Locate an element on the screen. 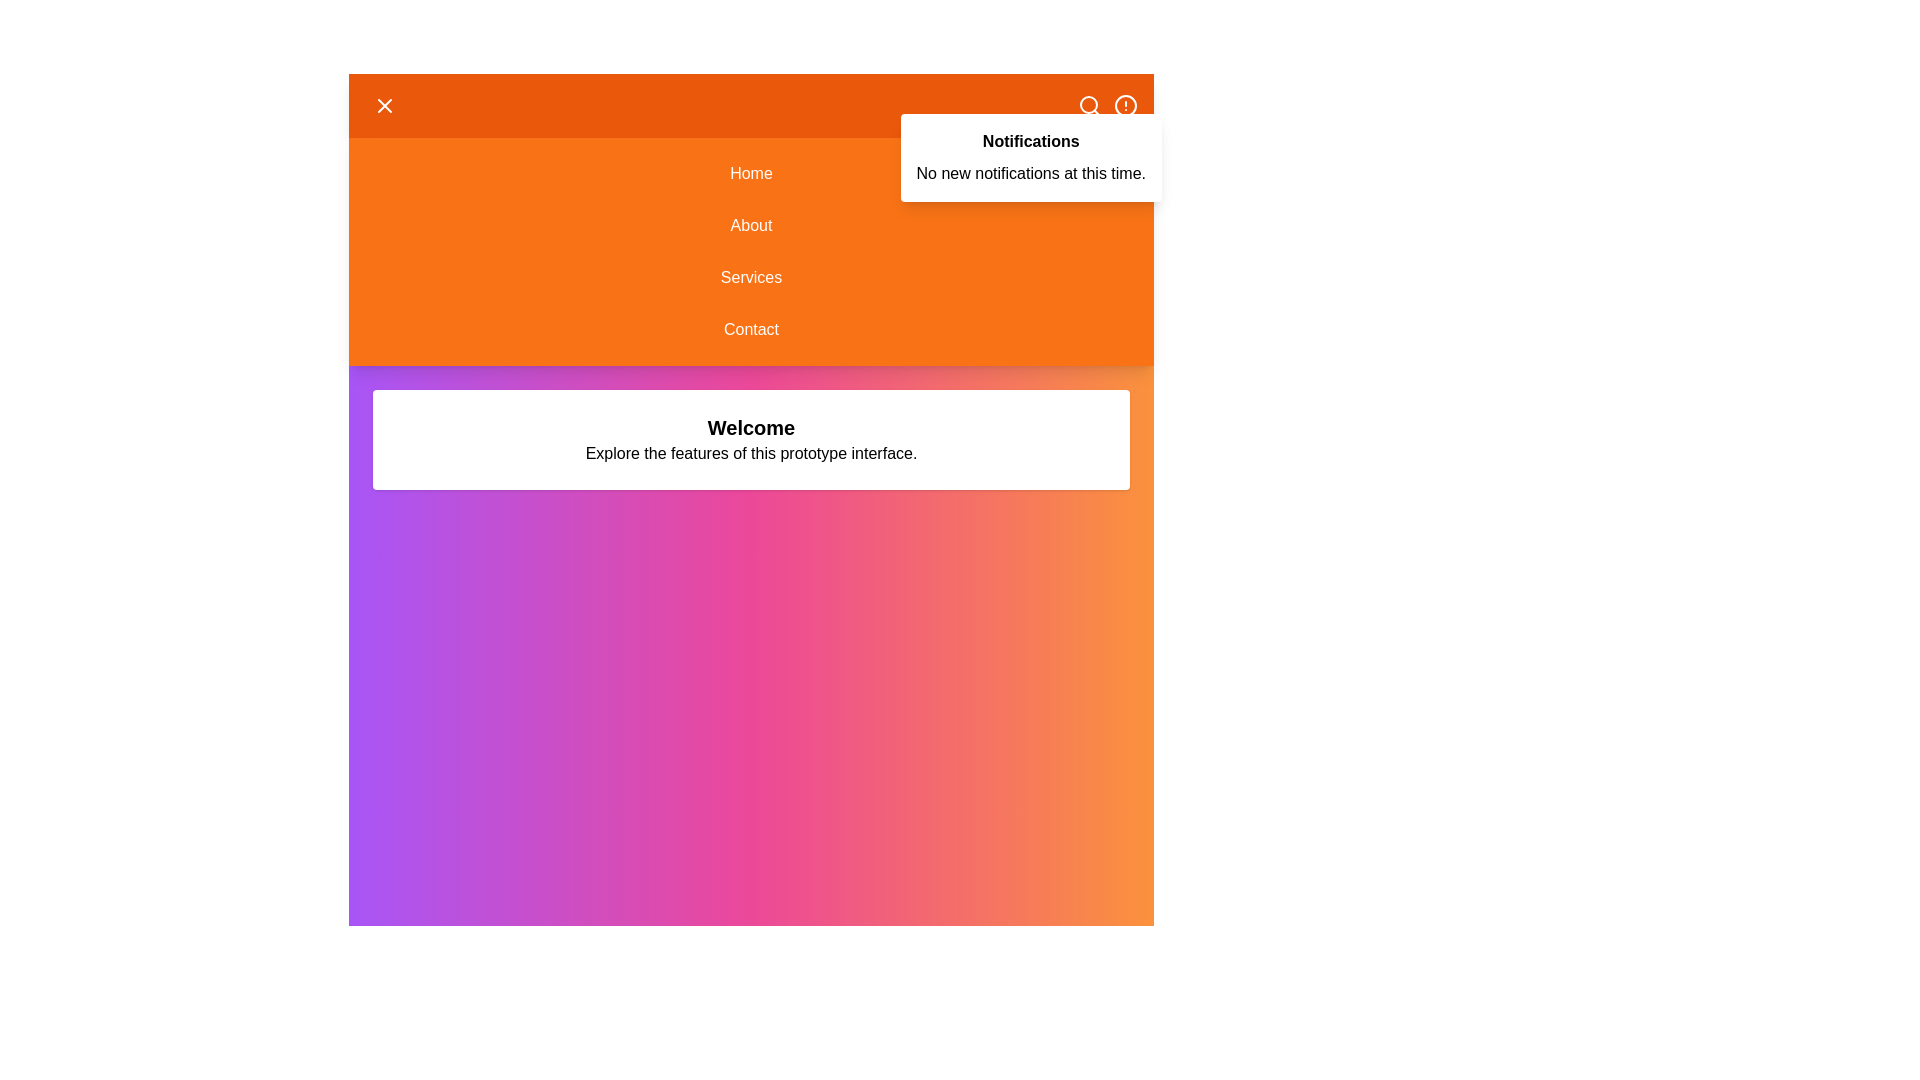 The image size is (1920, 1080). the Services menu option is located at coordinates (750, 277).